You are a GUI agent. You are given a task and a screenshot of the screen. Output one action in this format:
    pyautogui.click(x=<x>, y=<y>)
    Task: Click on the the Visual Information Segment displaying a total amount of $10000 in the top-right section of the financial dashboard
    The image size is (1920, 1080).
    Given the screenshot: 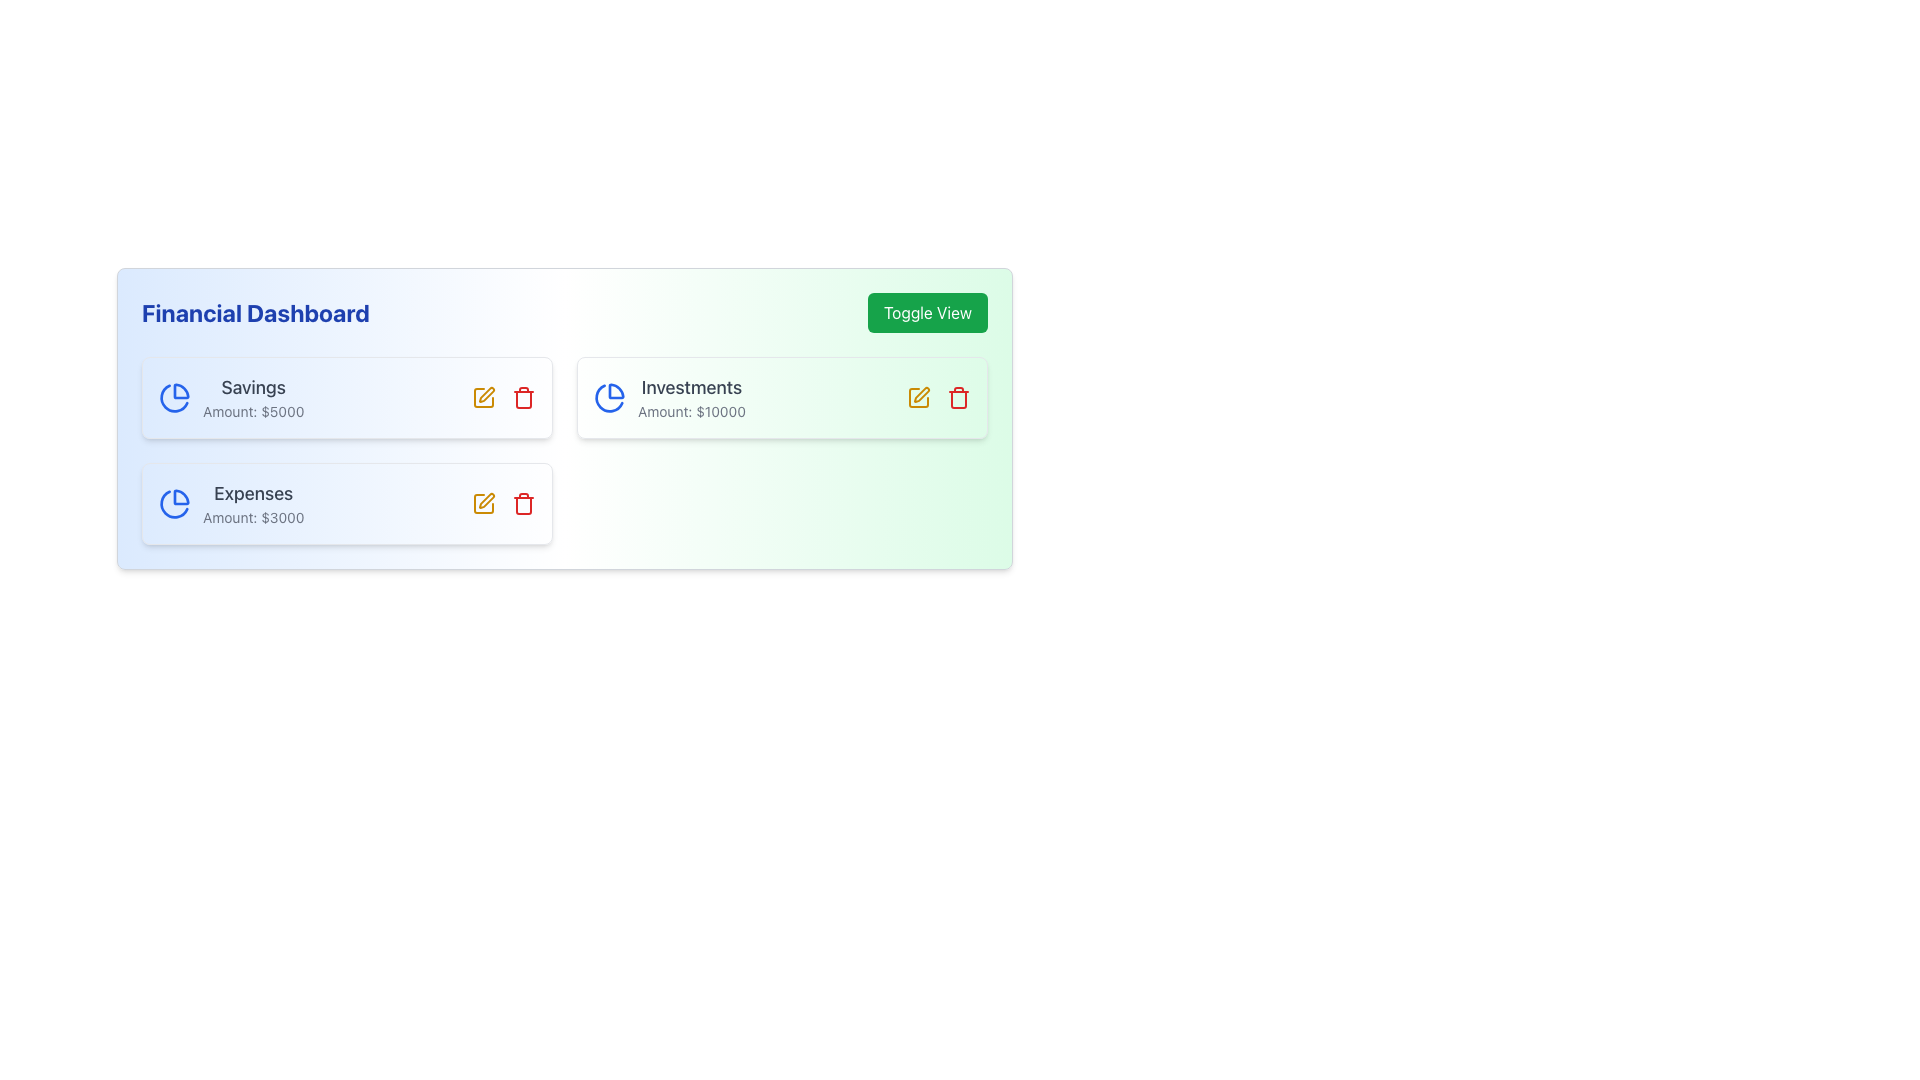 What is the action you would take?
    pyautogui.click(x=669, y=397)
    